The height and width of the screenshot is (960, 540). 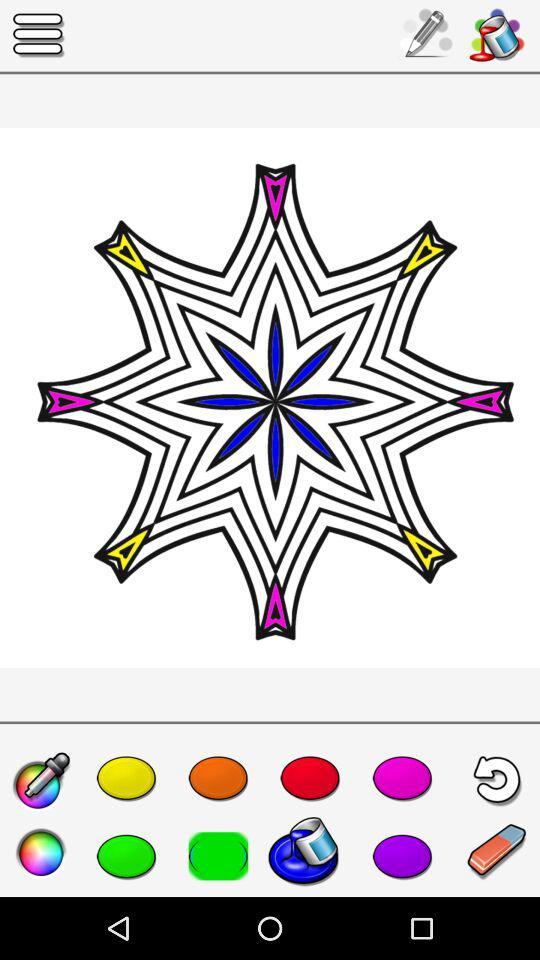 What do you see at coordinates (41, 853) in the screenshot?
I see `the color which is bottom left side` at bounding box center [41, 853].